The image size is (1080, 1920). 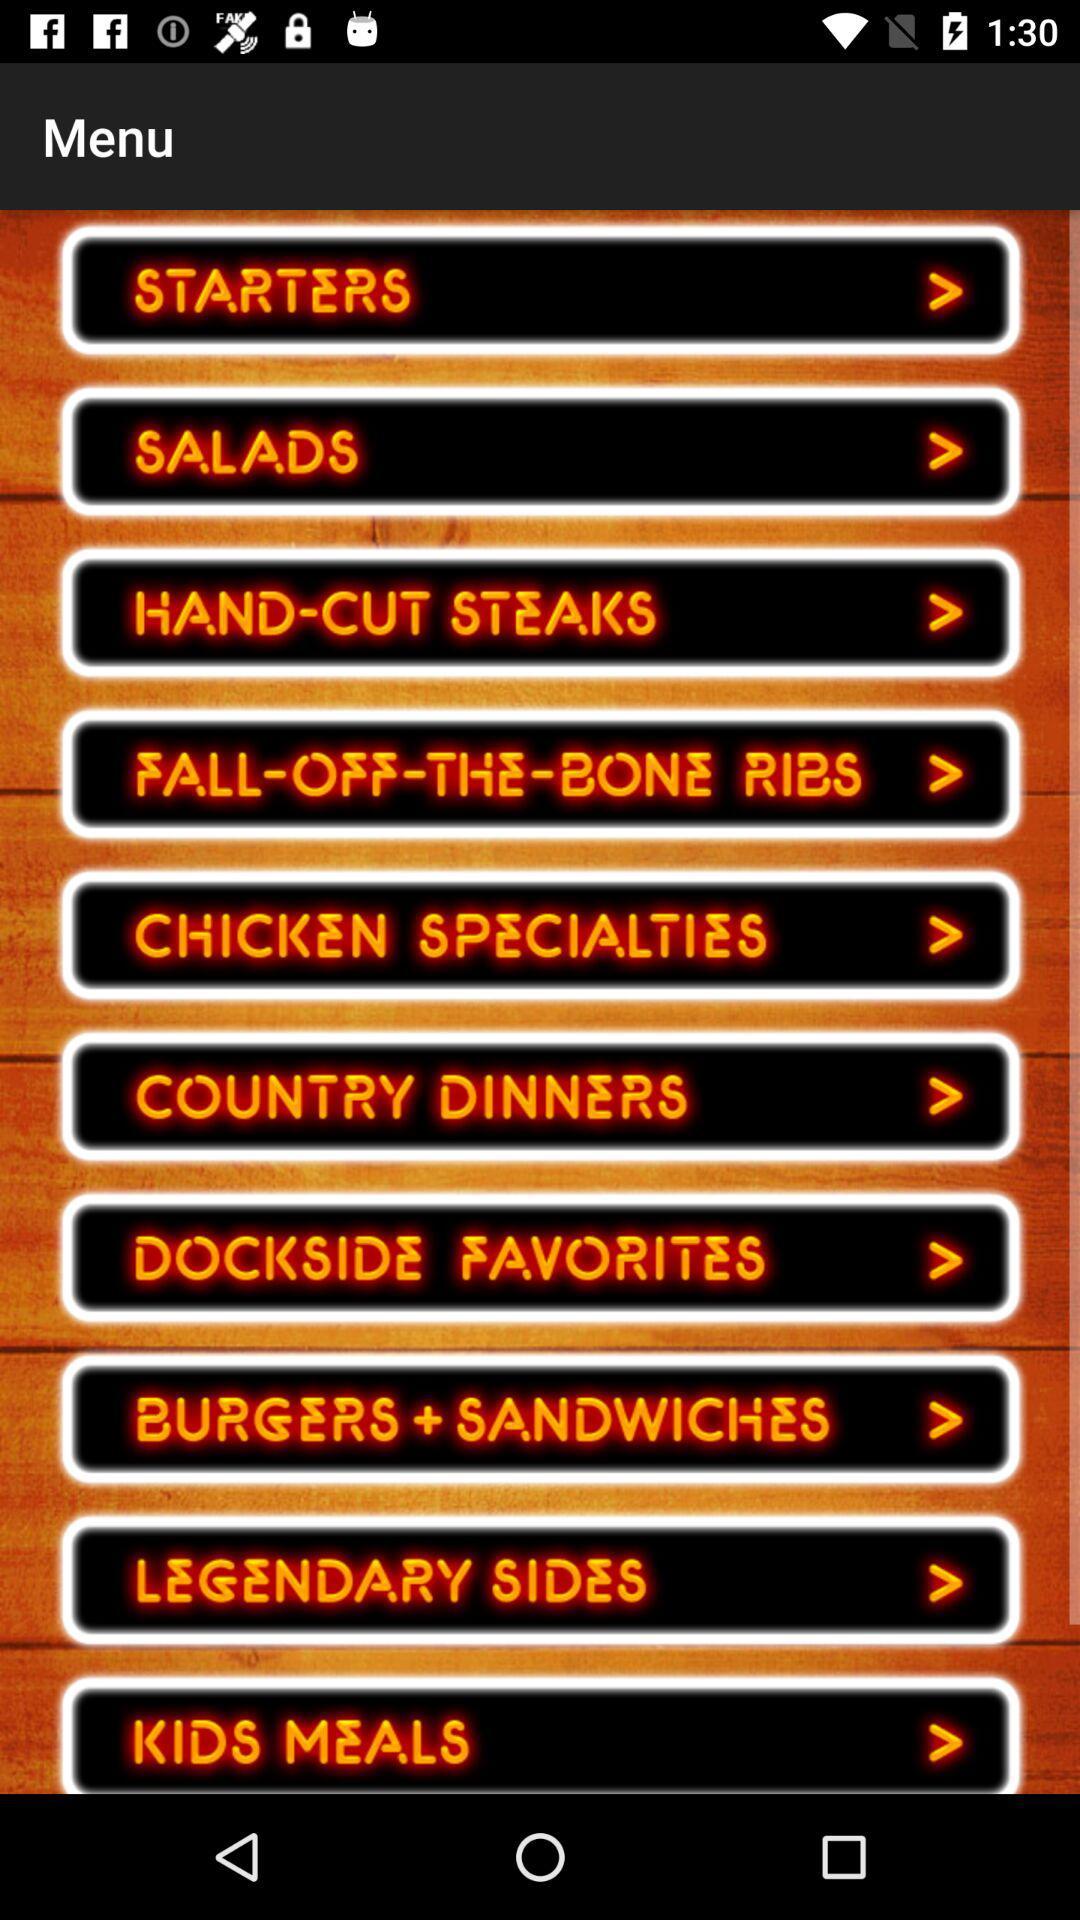 What do you see at coordinates (540, 289) in the screenshot?
I see `choose option` at bounding box center [540, 289].